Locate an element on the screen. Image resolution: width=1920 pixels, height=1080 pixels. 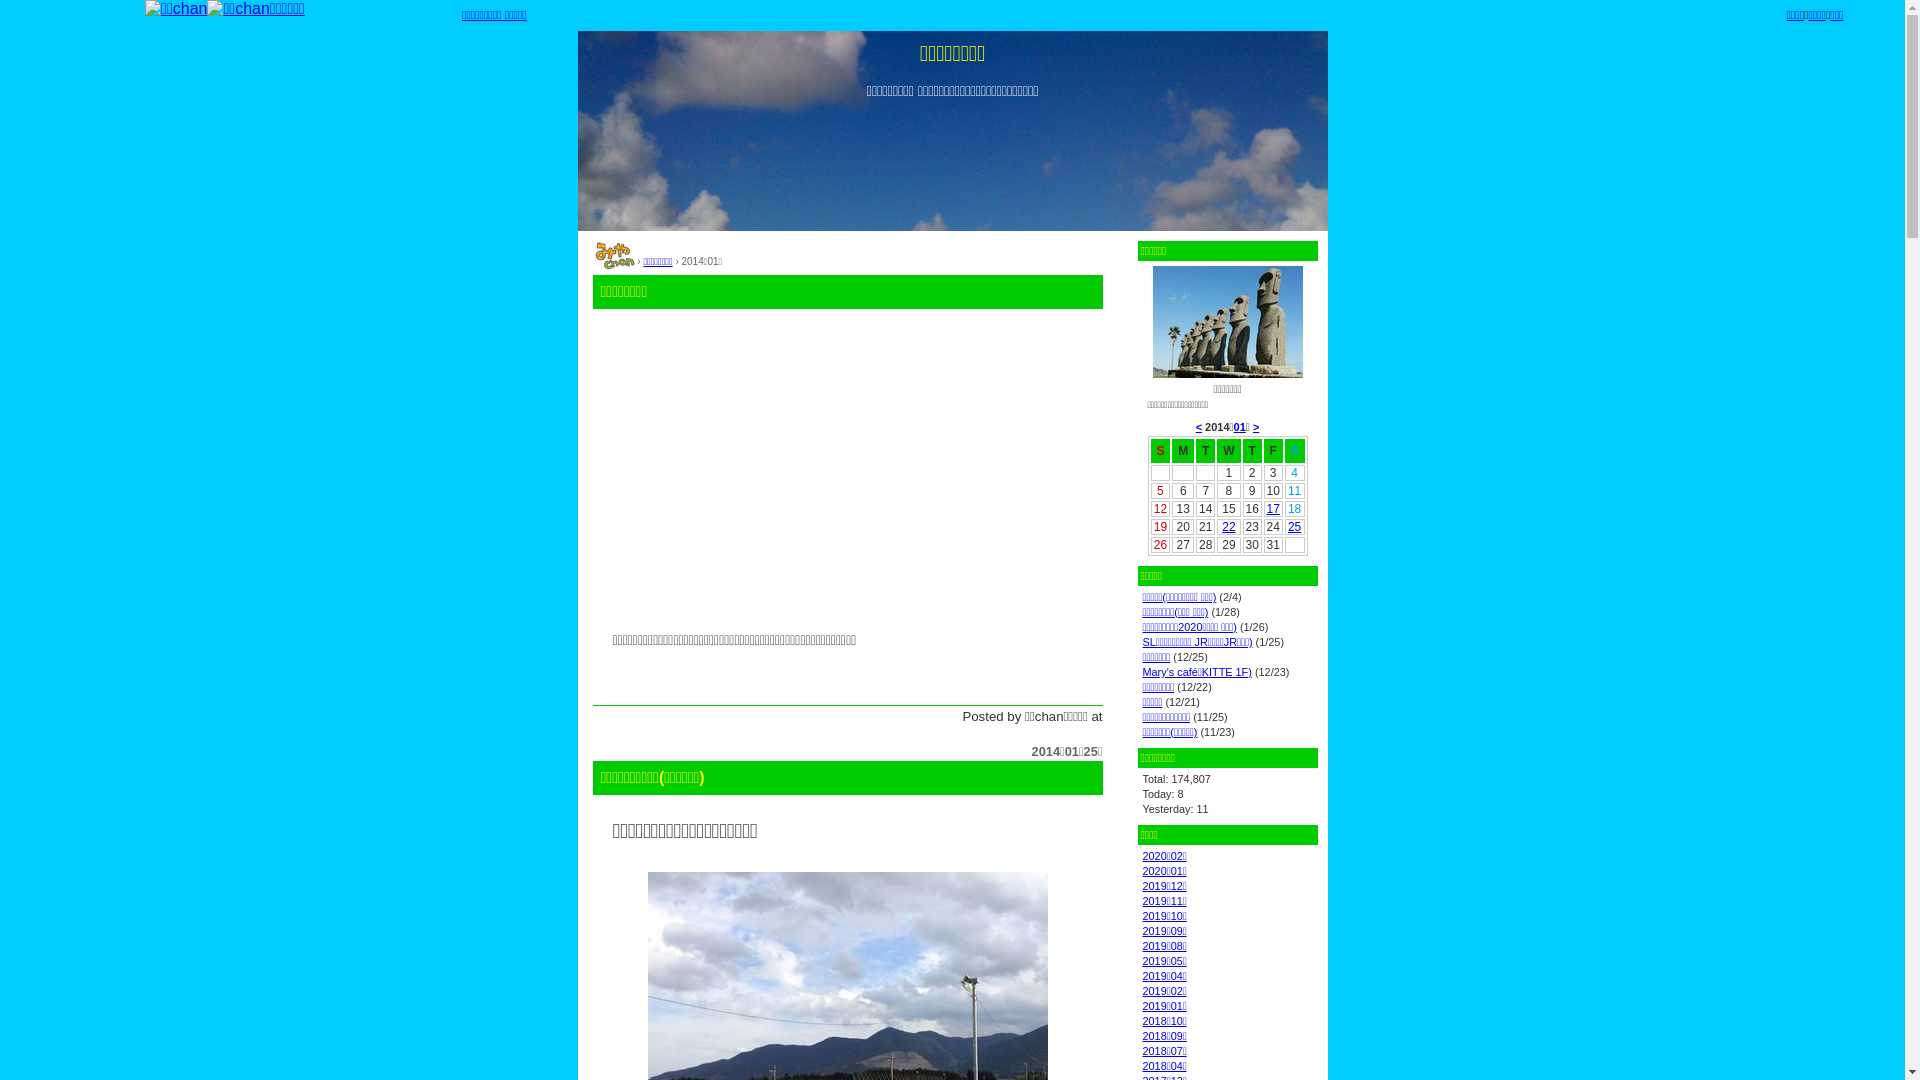
'01' is located at coordinates (1238, 426).